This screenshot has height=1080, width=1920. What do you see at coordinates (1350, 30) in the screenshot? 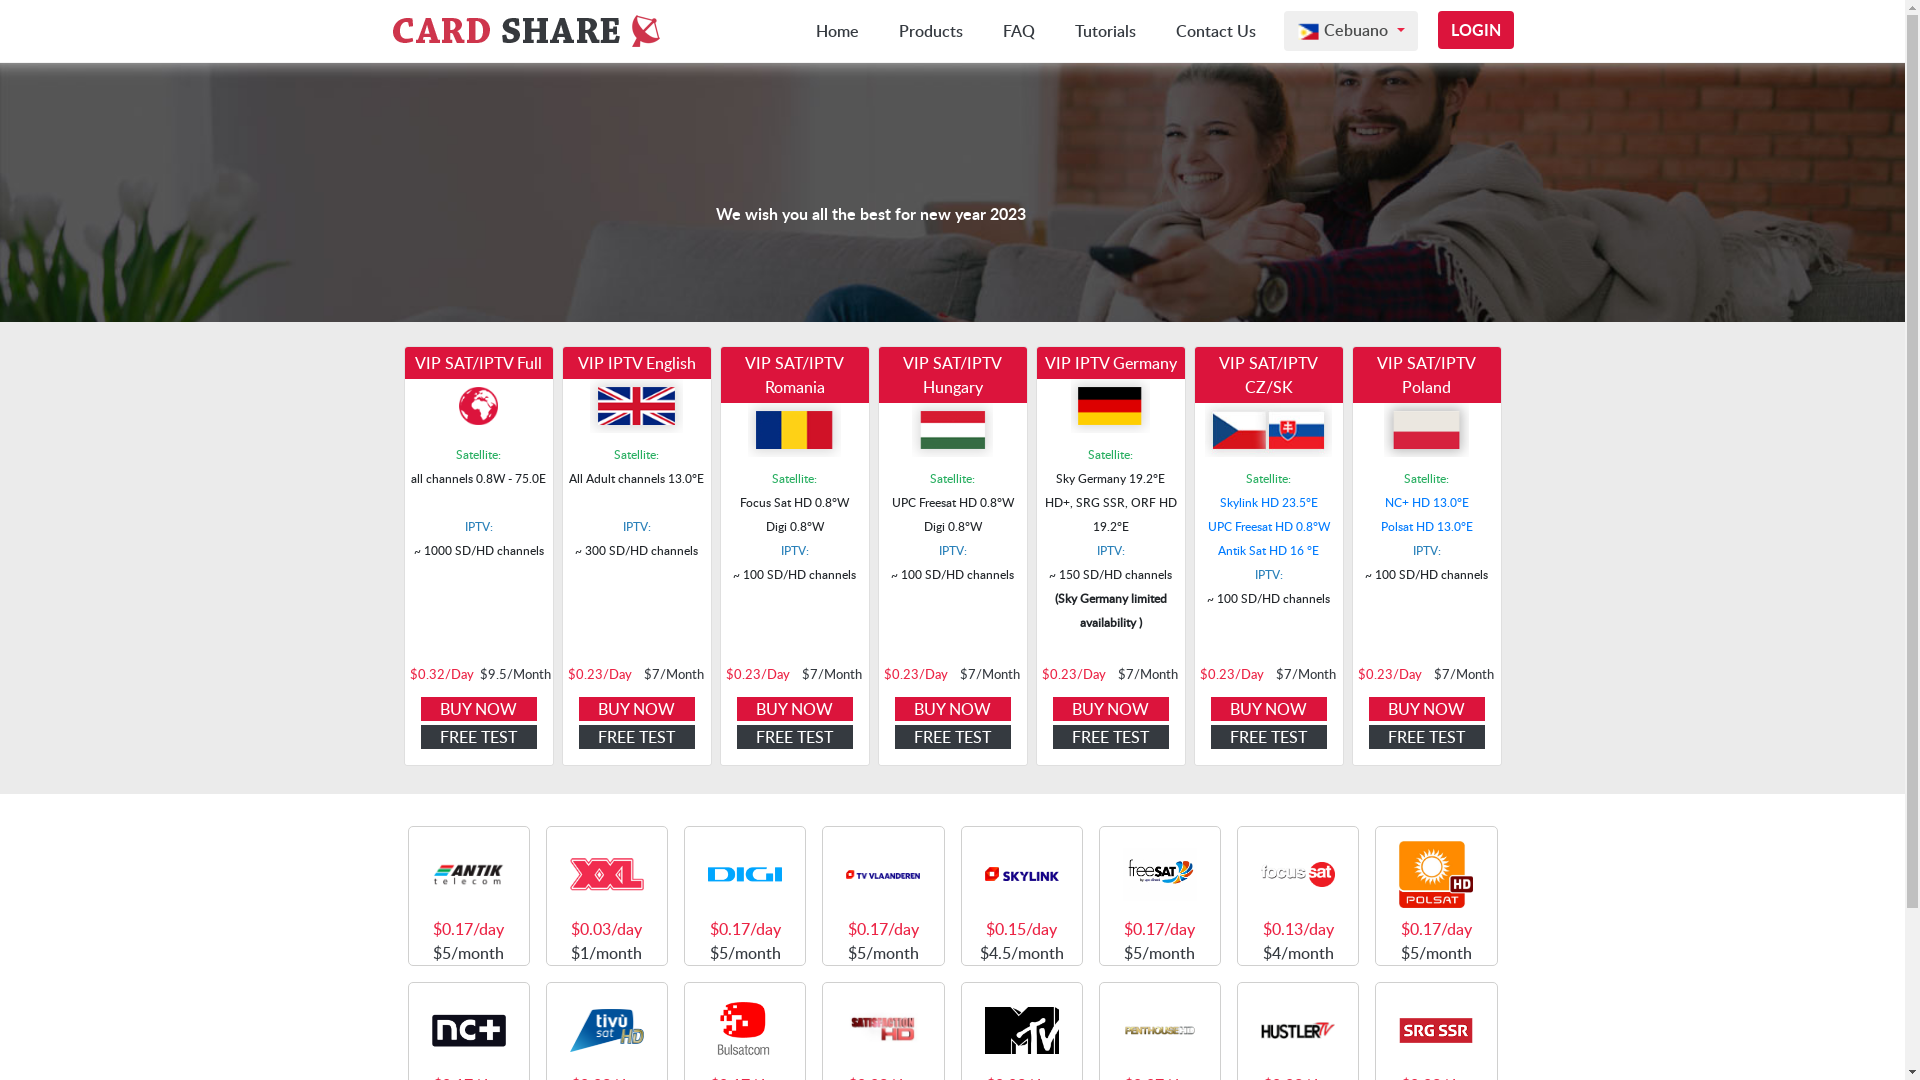
I see `'Cebuano'` at bounding box center [1350, 30].